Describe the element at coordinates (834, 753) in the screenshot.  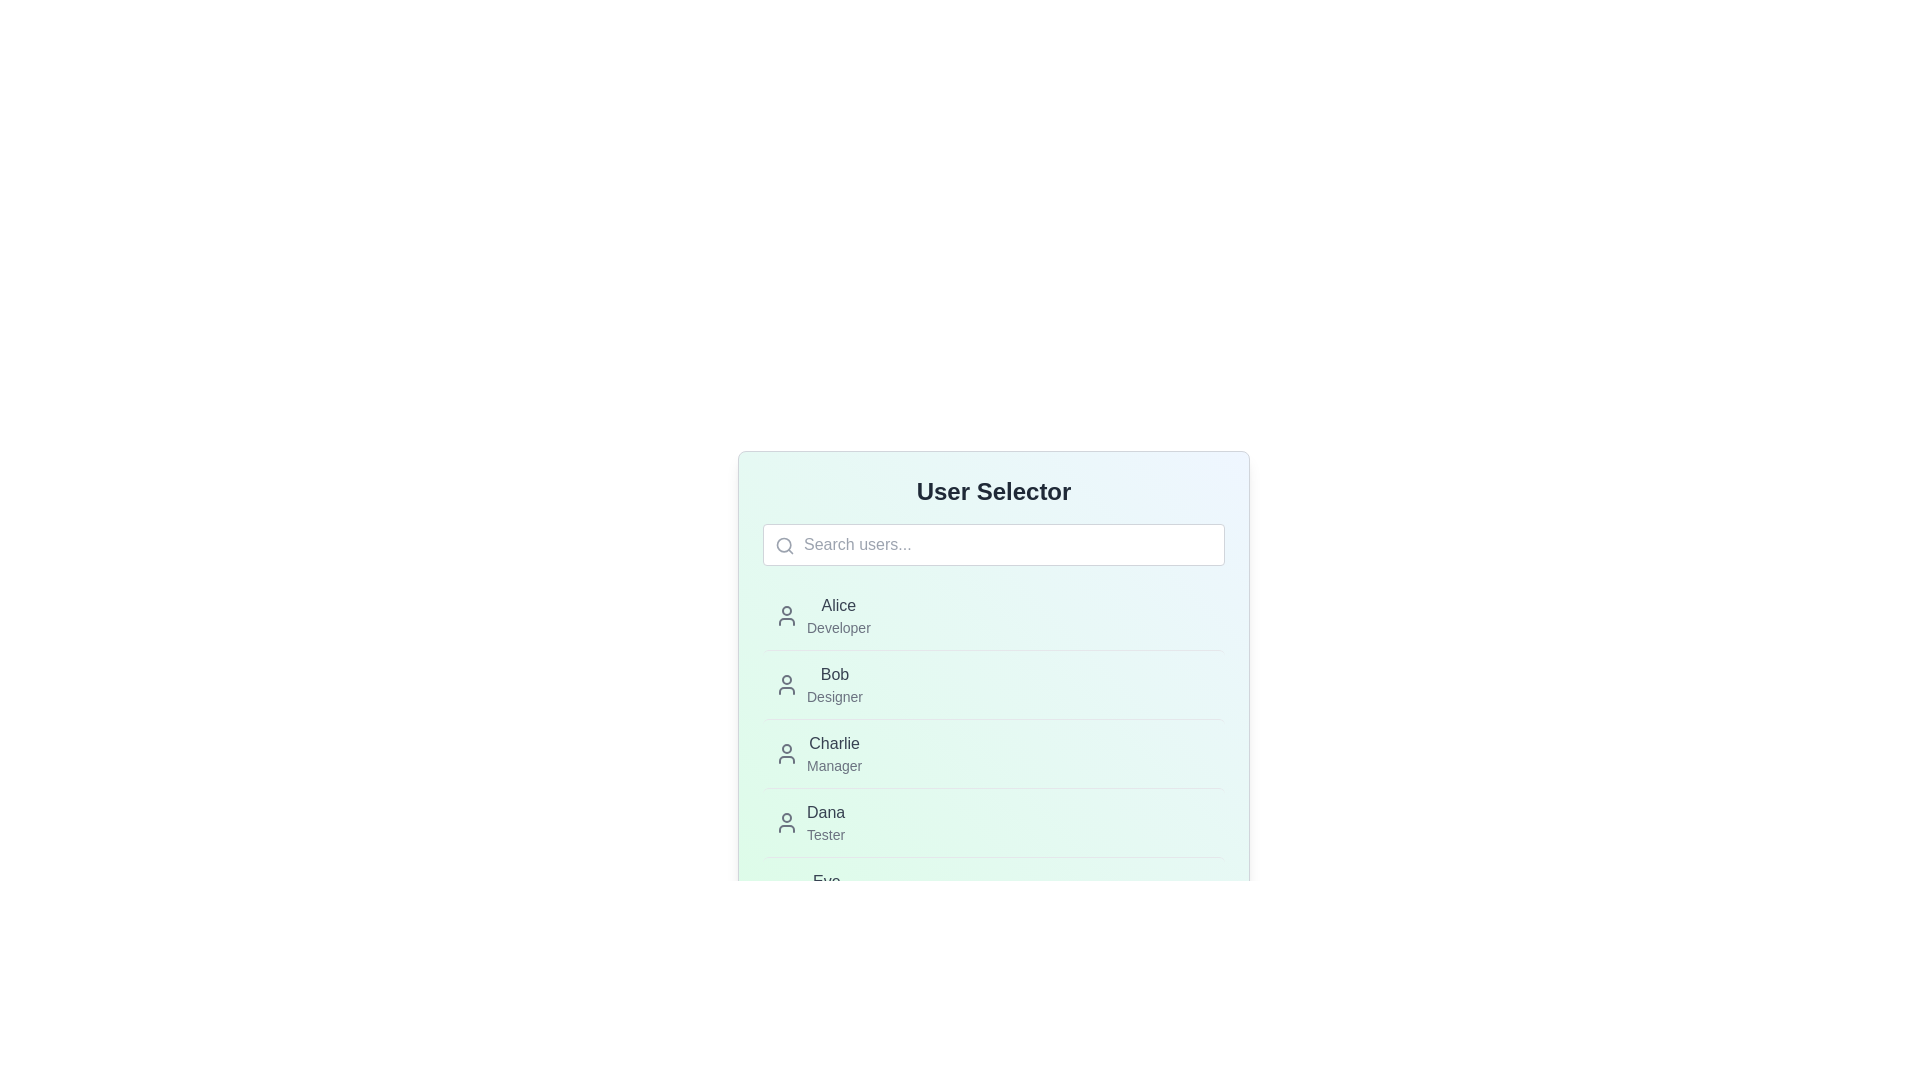
I see `the Text label indicating the user 'Charlie' in the User Selector list, which is the third item between 'Bob' and 'Dana'` at that location.